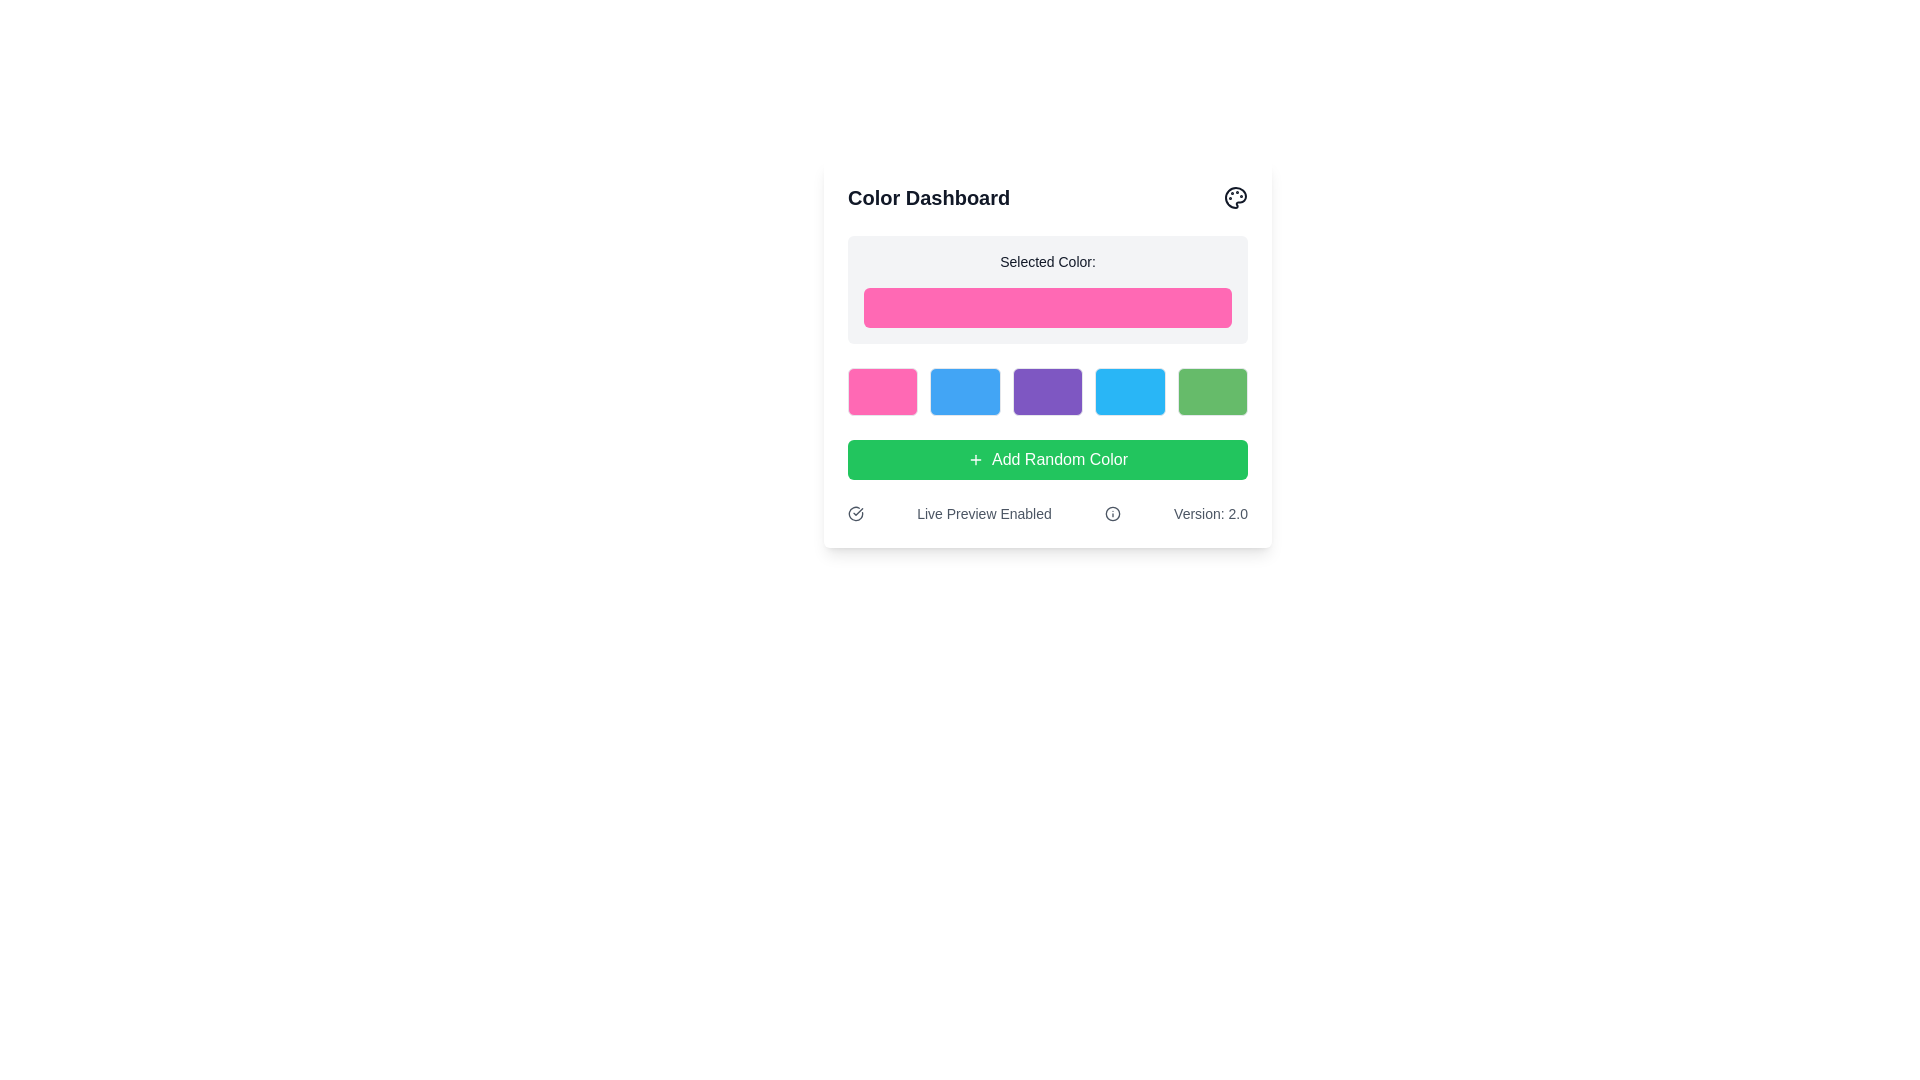 This screenshot has height=1080, width=1920. What do you see at coordinates (1046, 459) in the screenshot?
I see `the green rectangular button labeled 'Add Random Color' located in the 'Color Dashboard' card` at bounding box center [1046, 459].